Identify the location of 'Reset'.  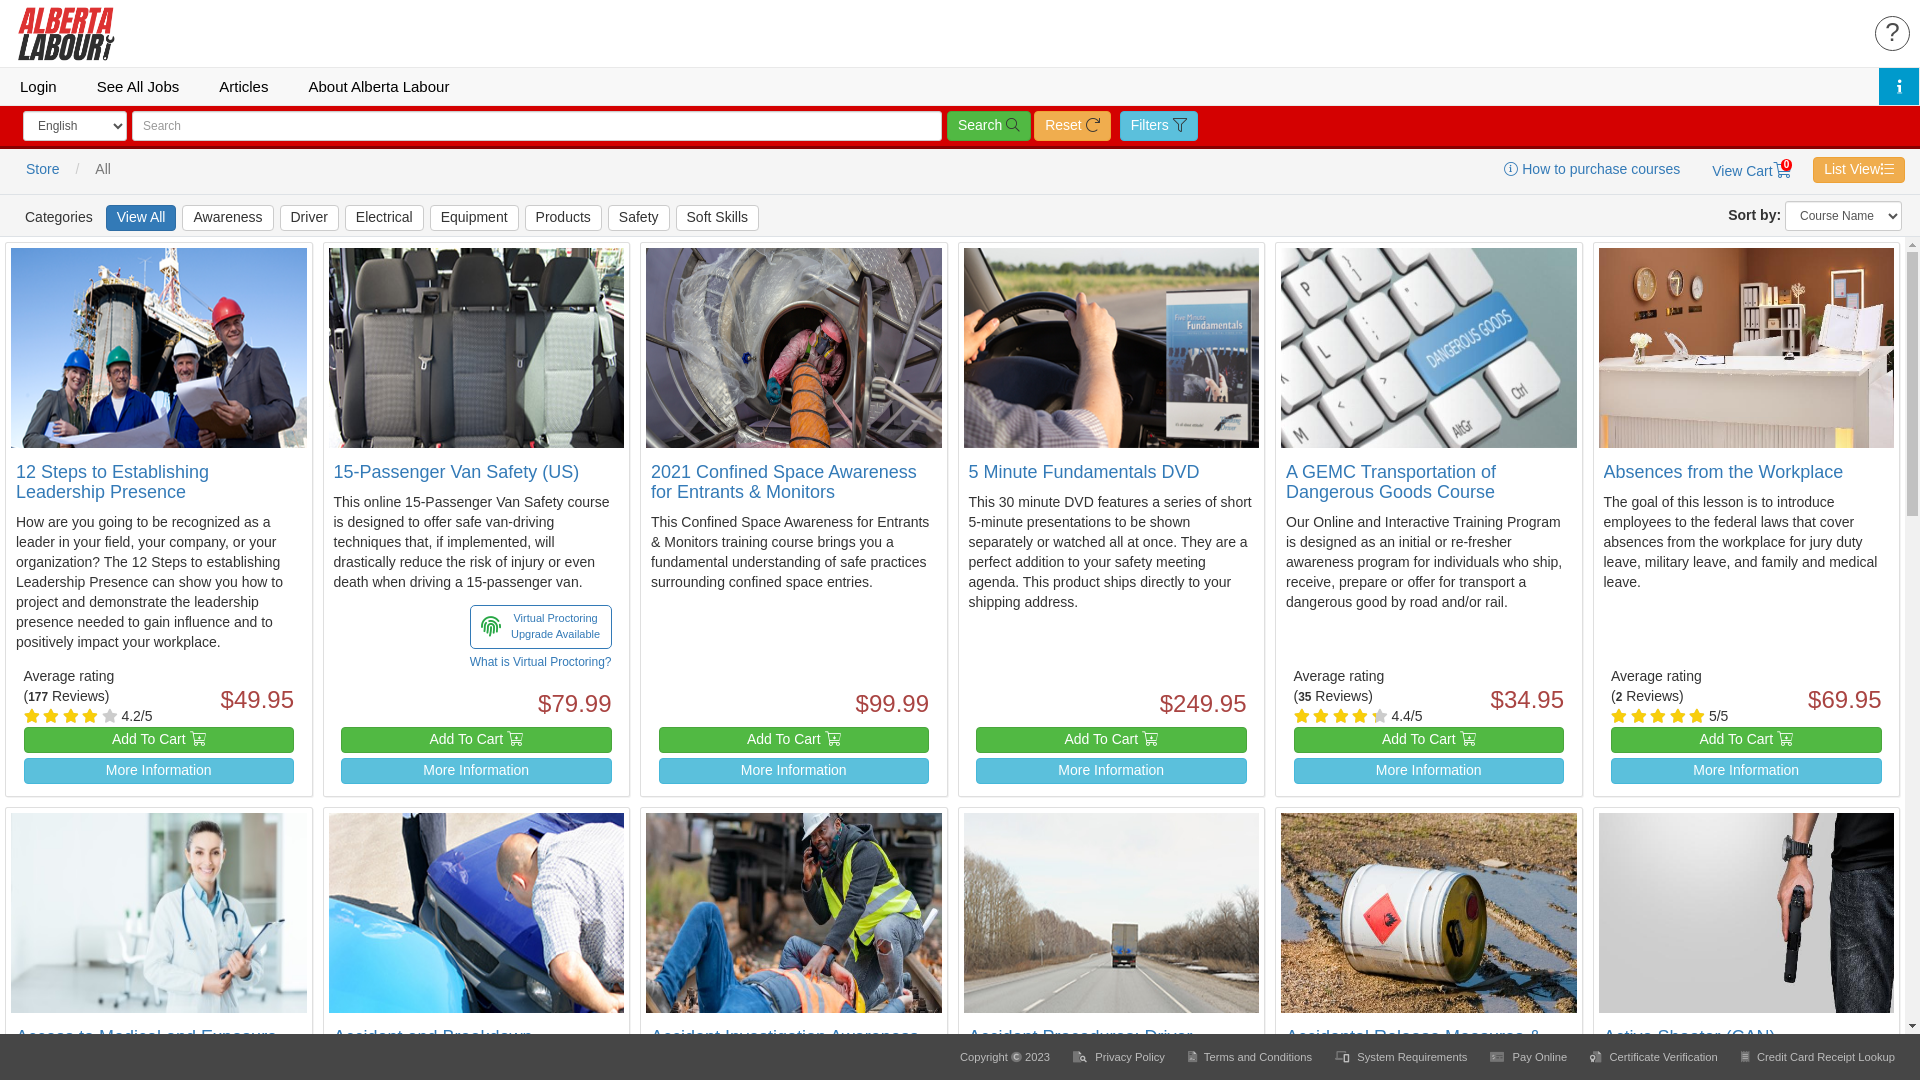
(1070, 126).